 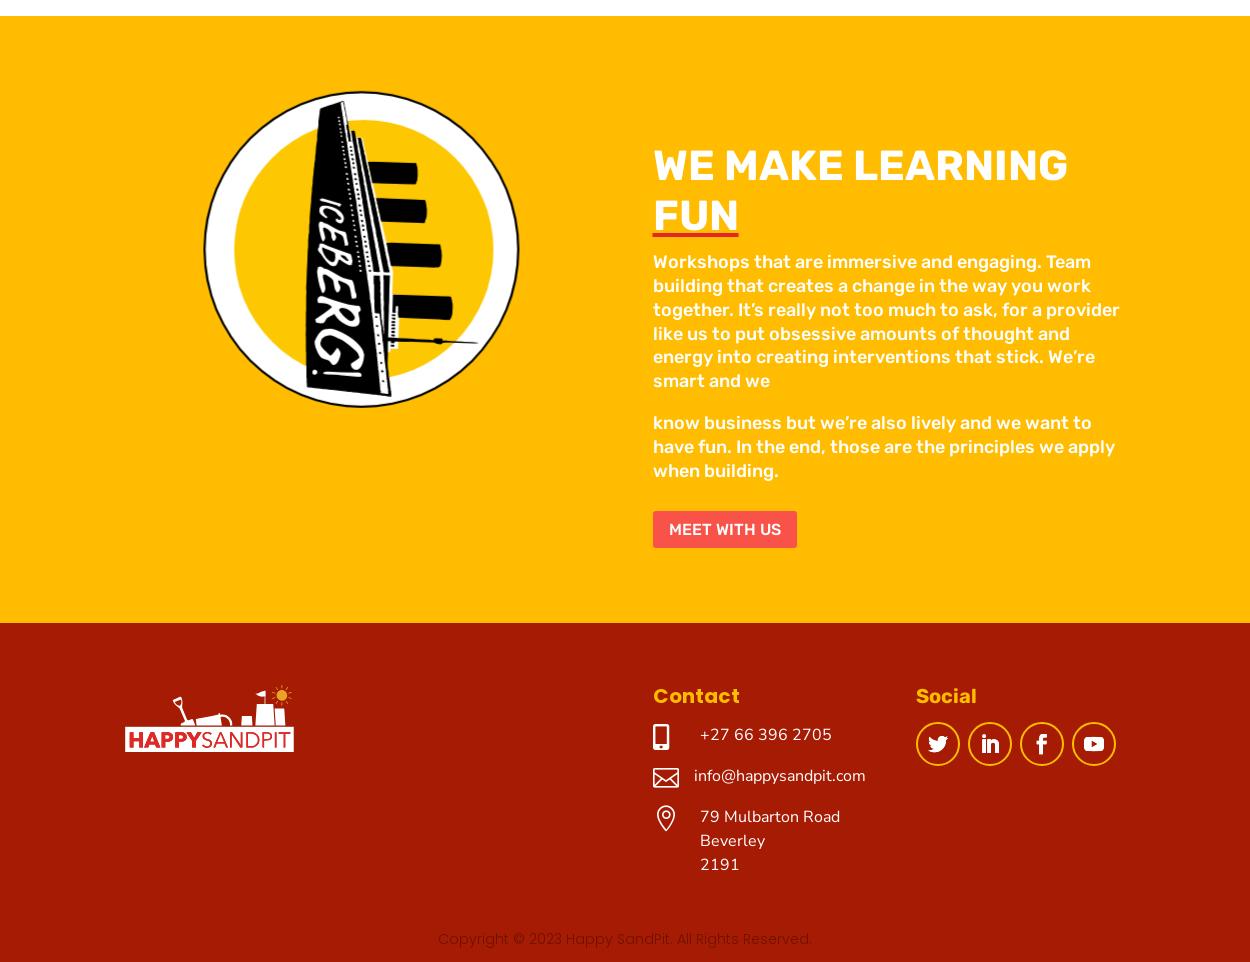 What do you see at coordinates (945, 695) in the screenshot?
I see `'Social'` at bounding box center [945, 695].